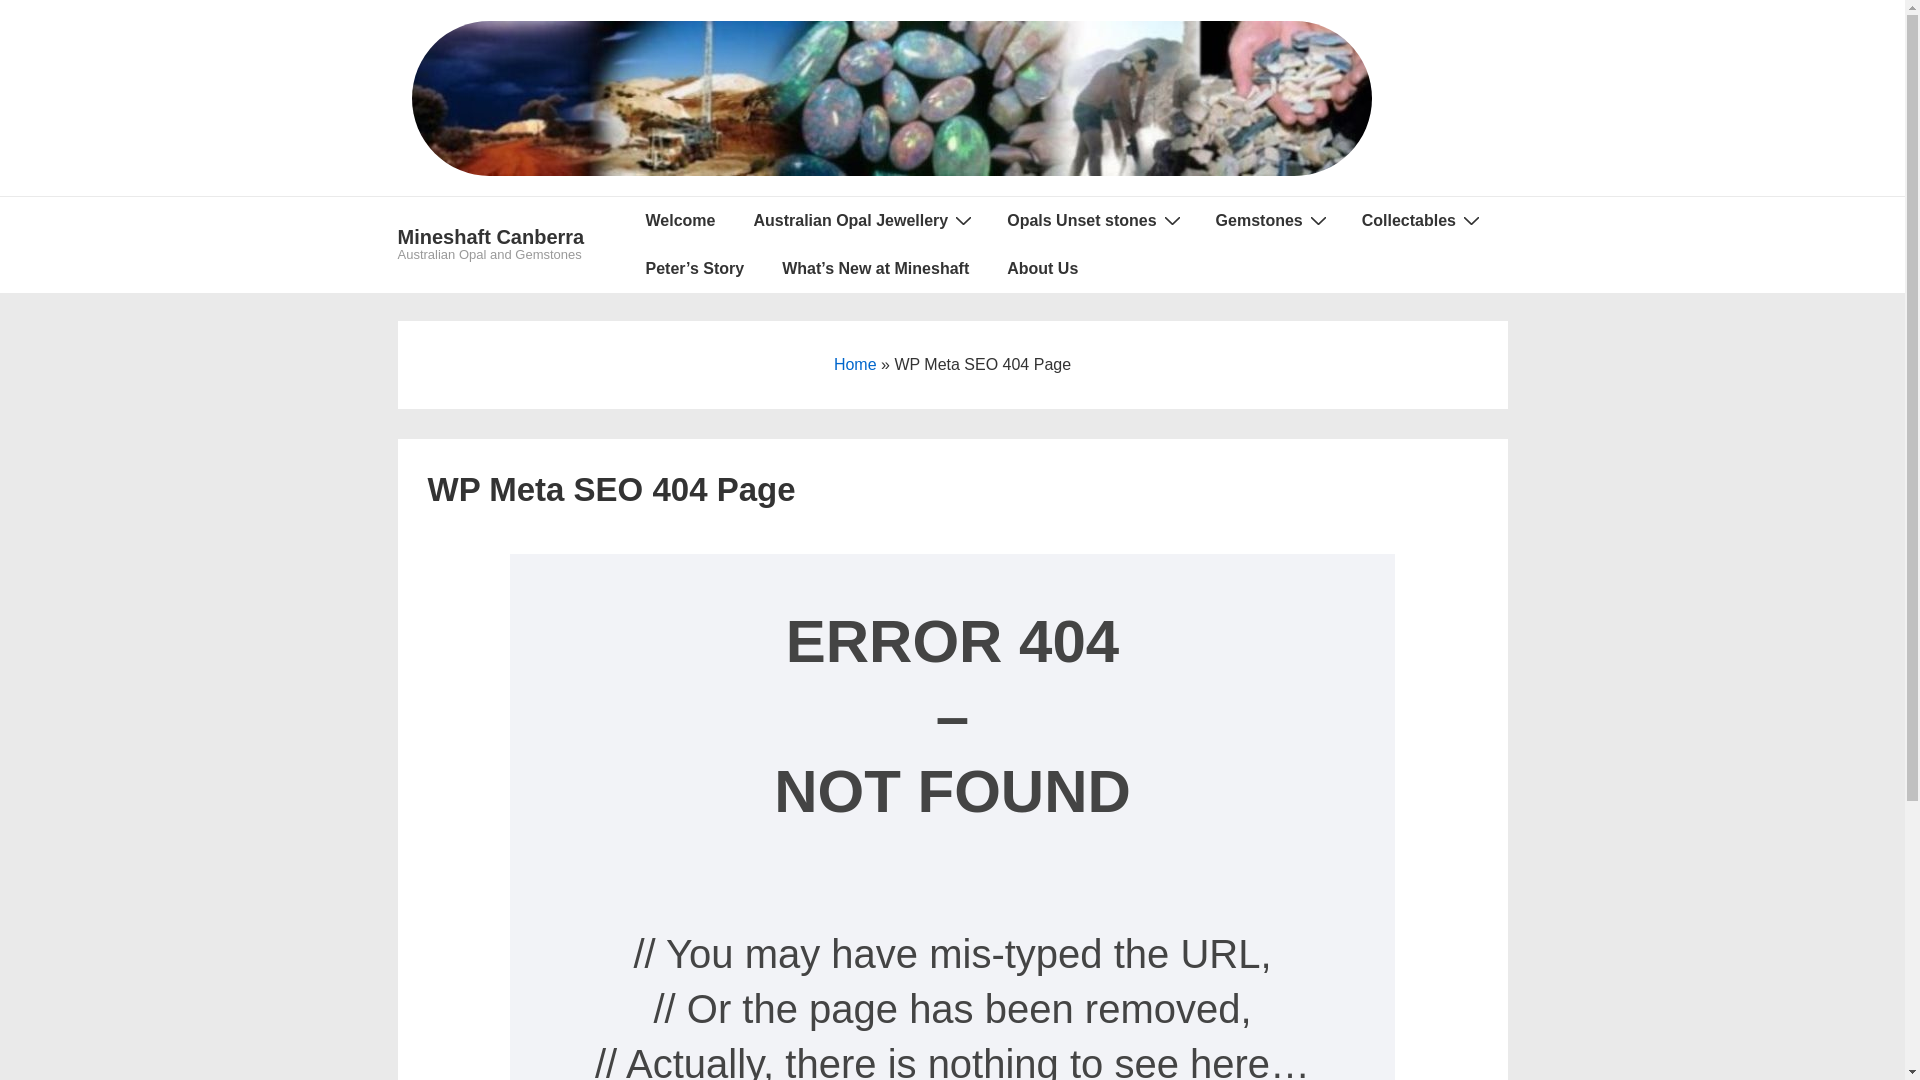  I want to click on 'Welcome', so click(681, 220).